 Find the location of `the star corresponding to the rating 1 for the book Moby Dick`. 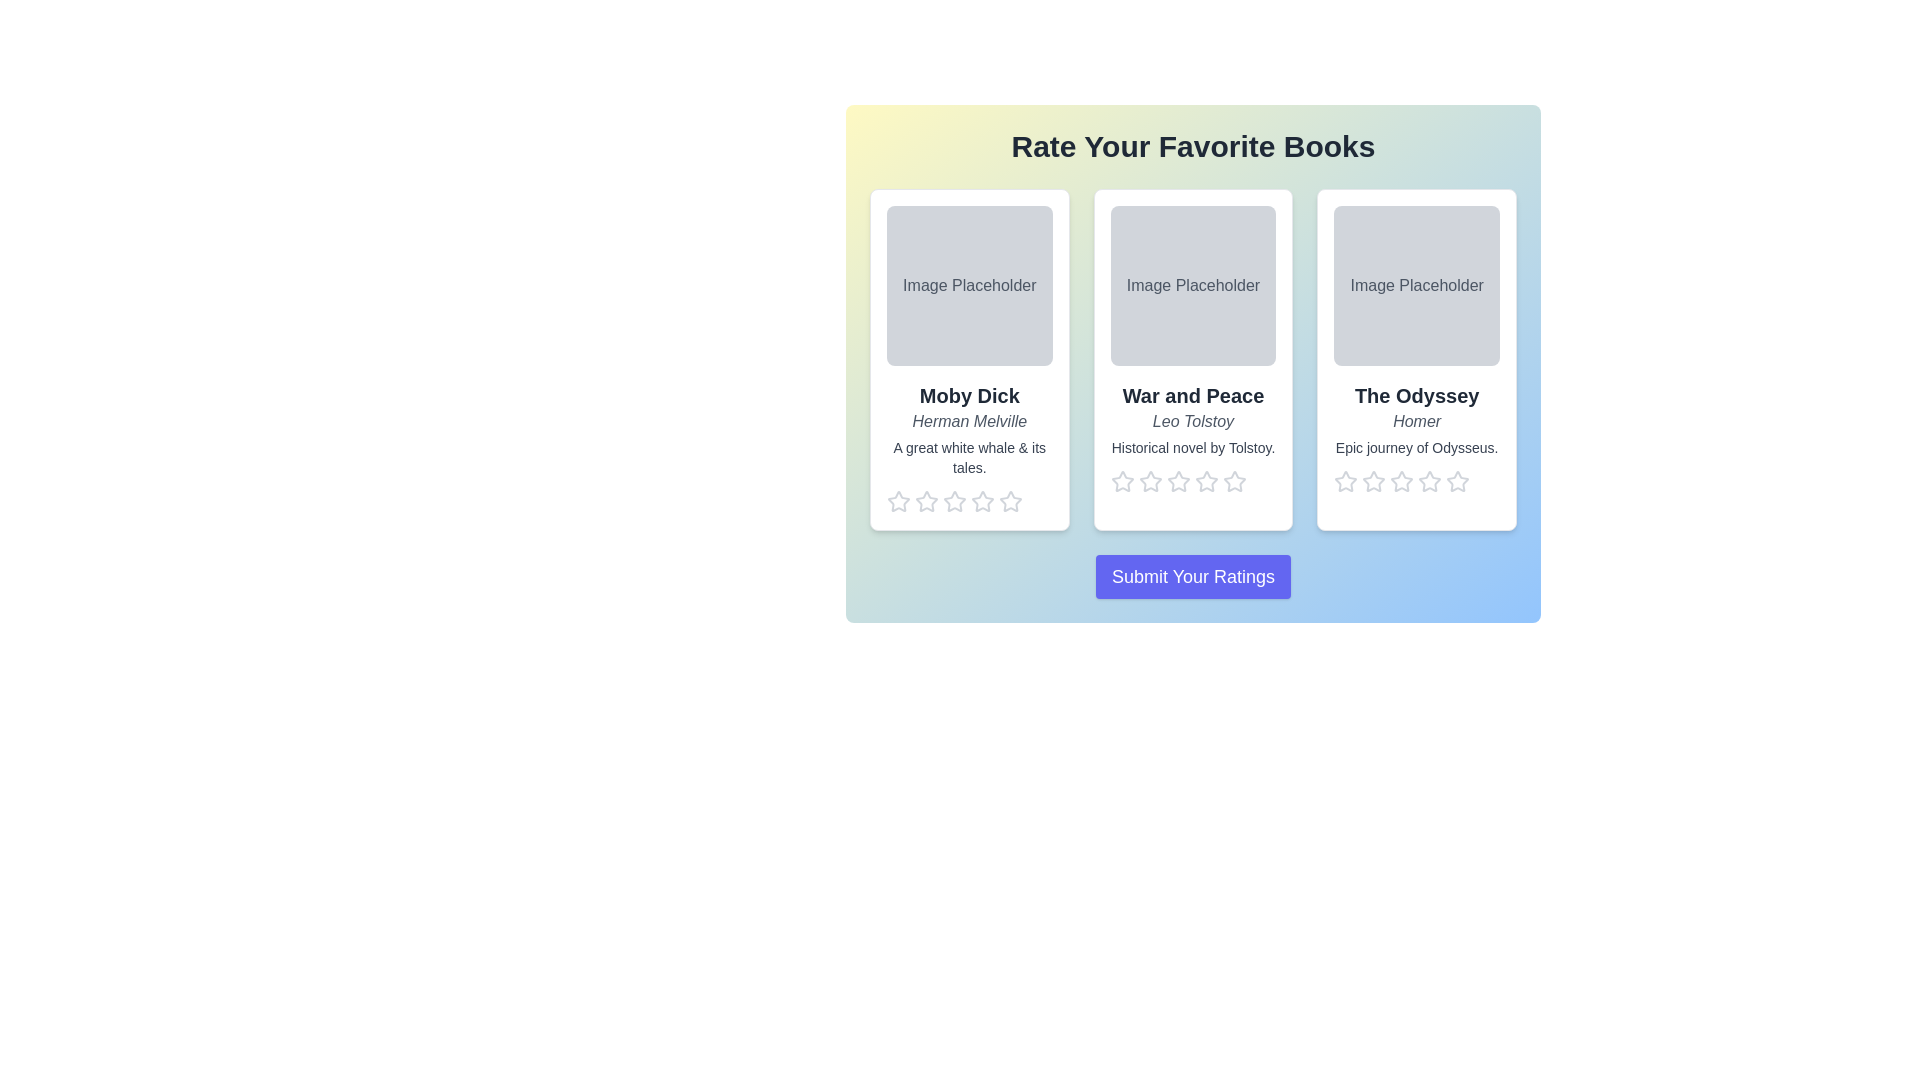

the star corresponding to the rating 1 for the book Moby Dick is located at coordinates (897, 500).